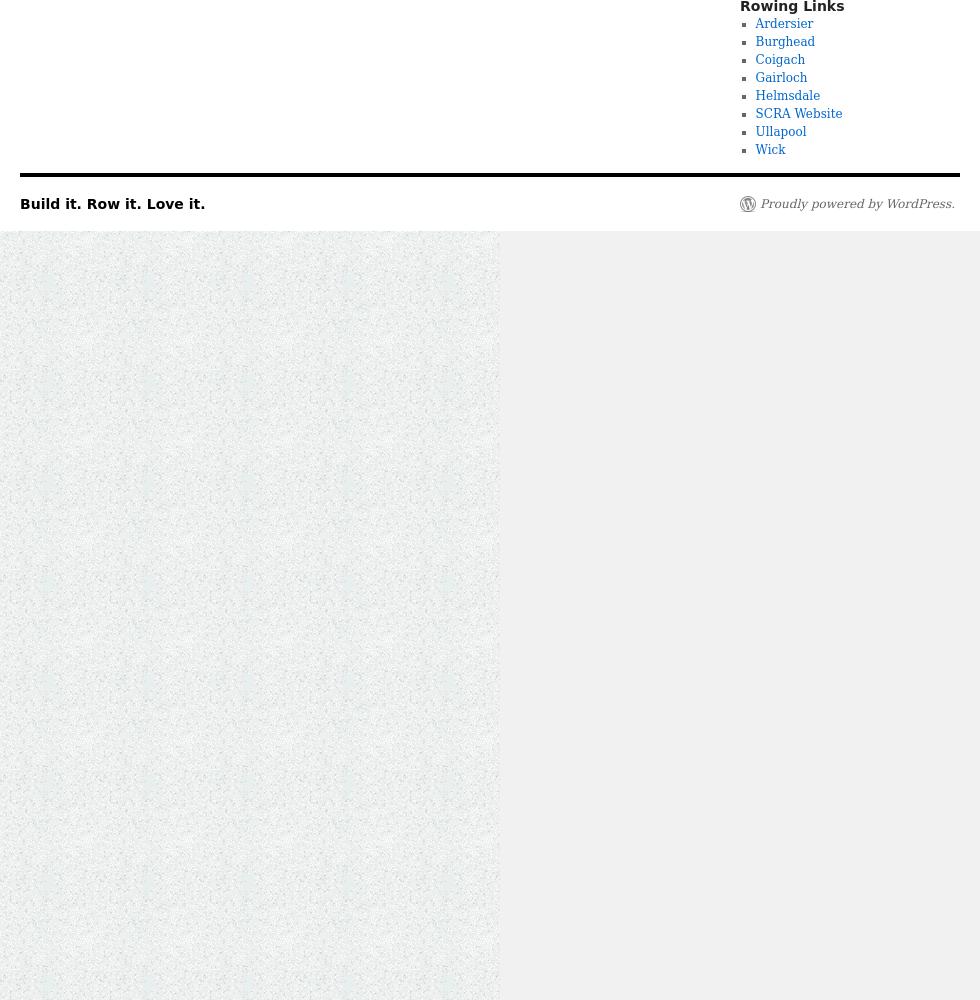  I want to click on 'Ardersier', so click(784, 24).